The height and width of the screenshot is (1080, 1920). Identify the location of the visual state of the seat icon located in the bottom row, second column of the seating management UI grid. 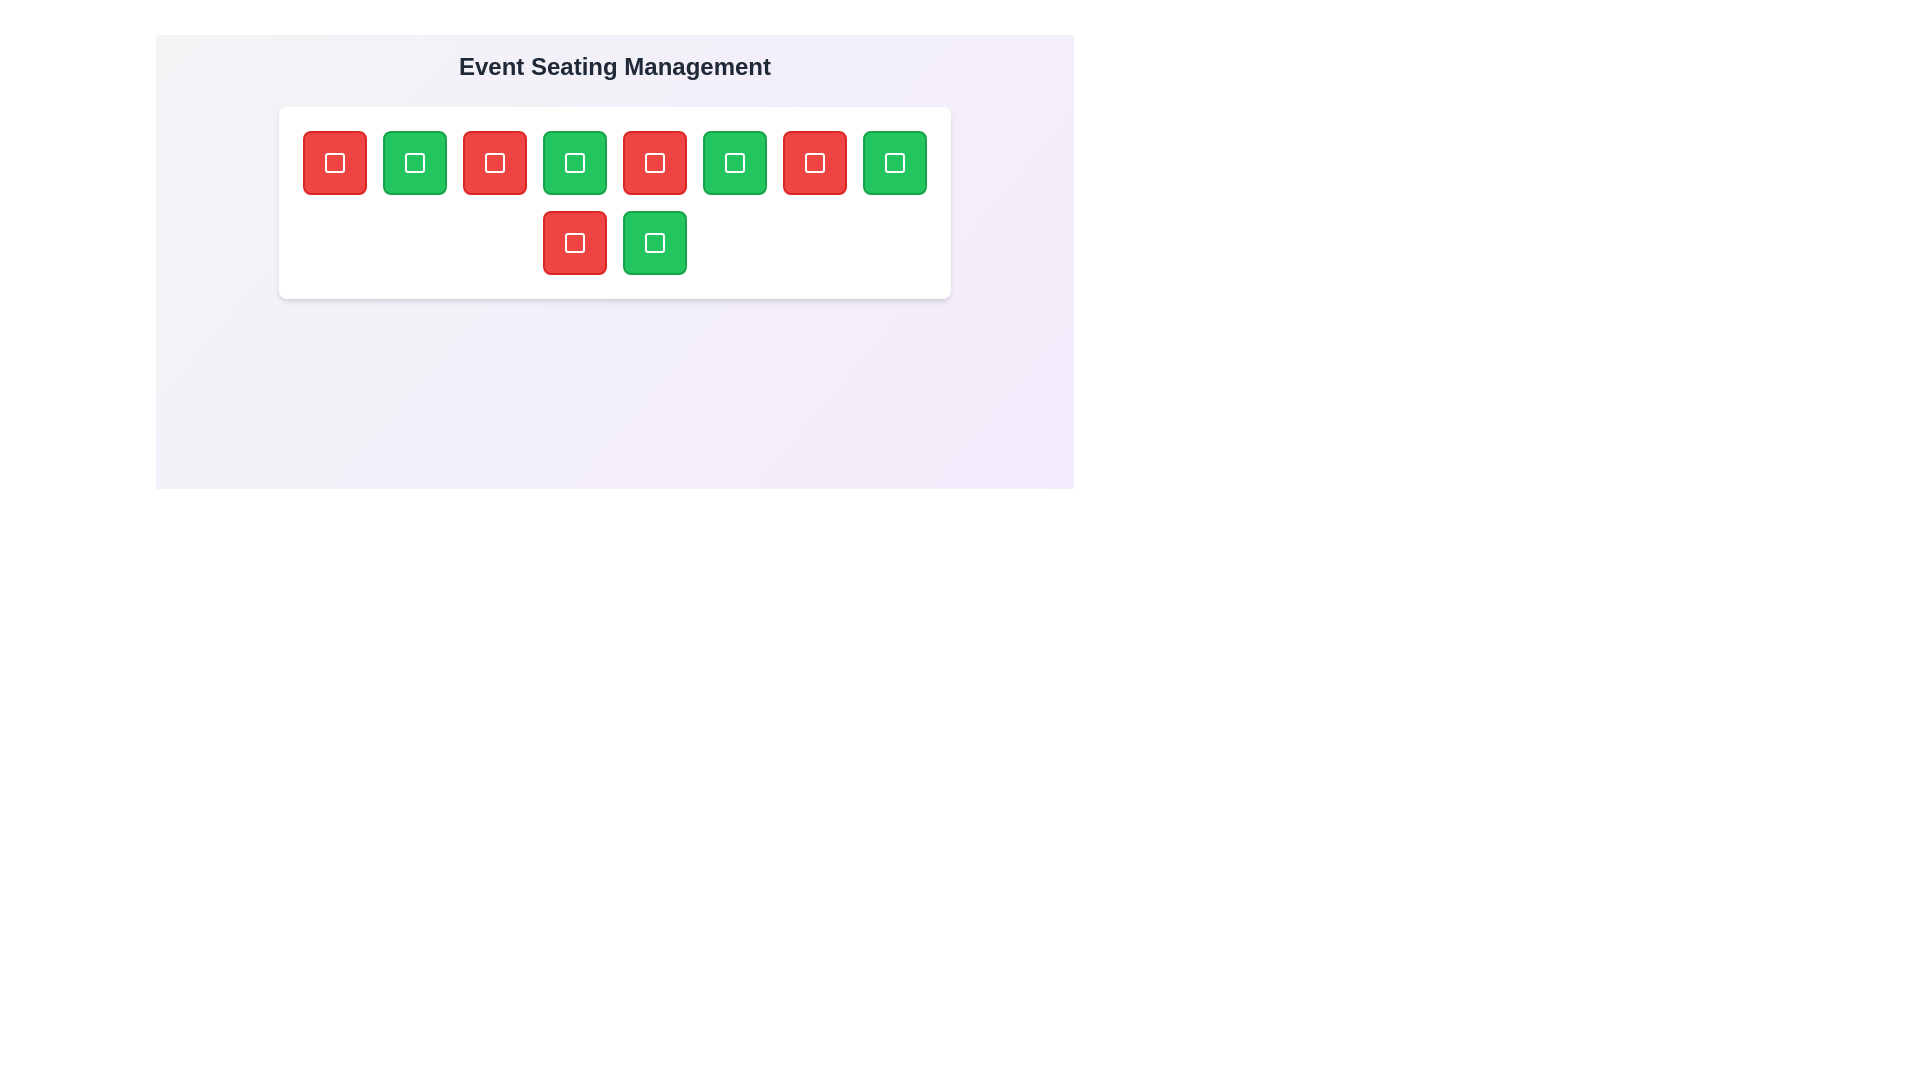
(574, 242).